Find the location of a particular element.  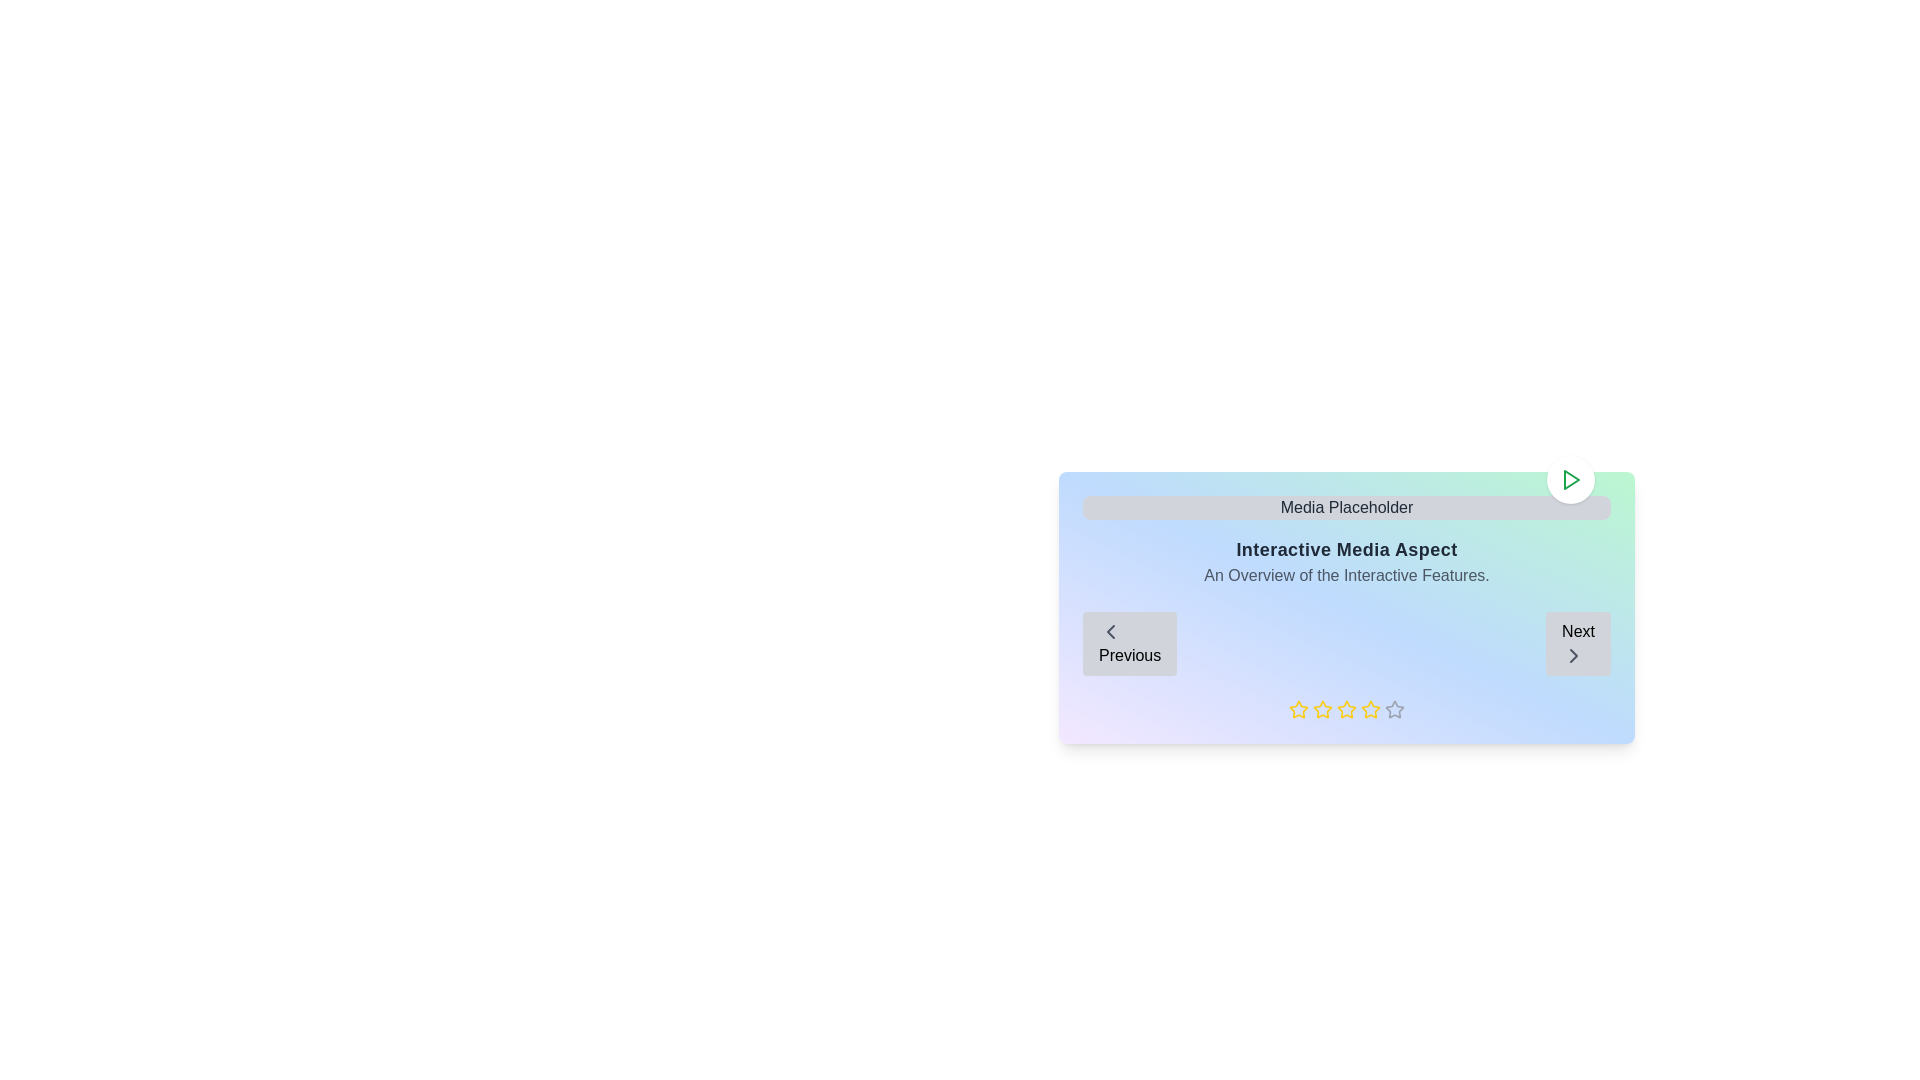

the navigation icon inside the gray 'Next' button is located at coordinates (1573, 655).